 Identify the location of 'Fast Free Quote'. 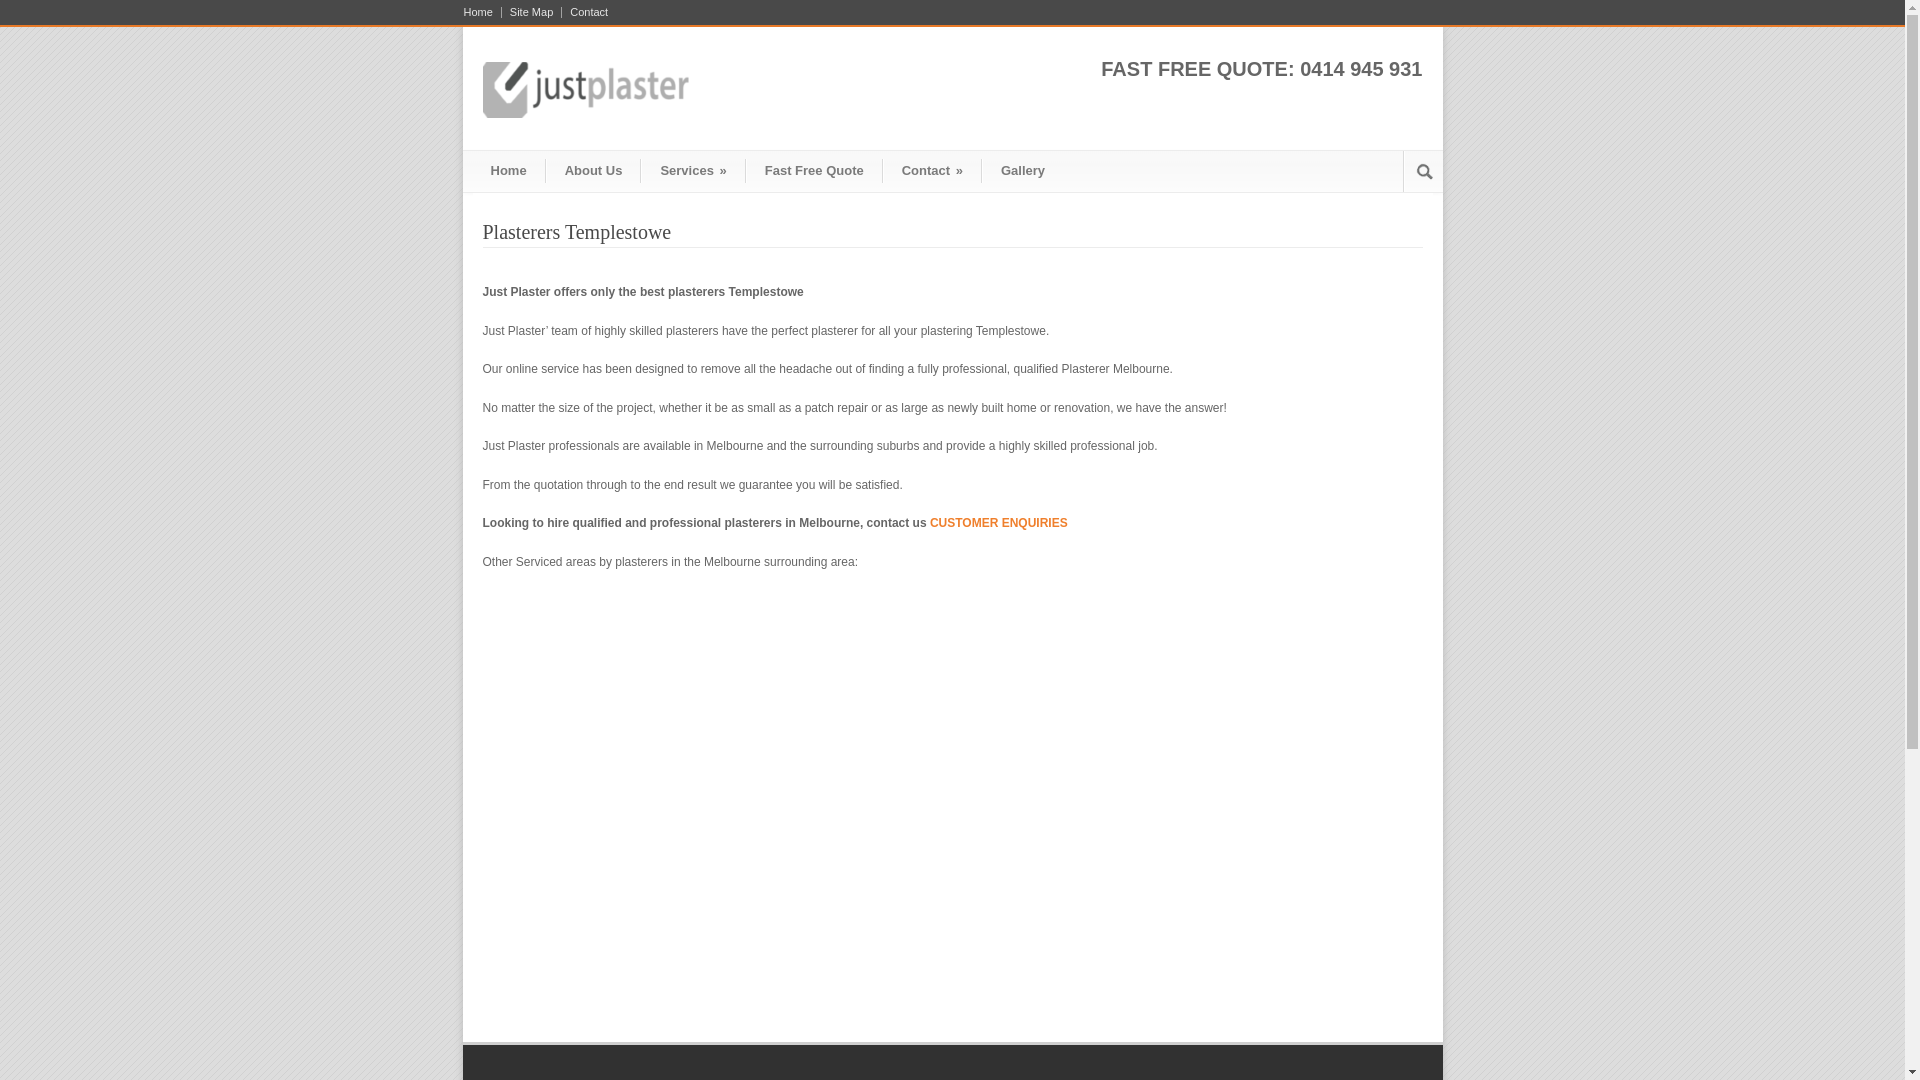
(814, 168).